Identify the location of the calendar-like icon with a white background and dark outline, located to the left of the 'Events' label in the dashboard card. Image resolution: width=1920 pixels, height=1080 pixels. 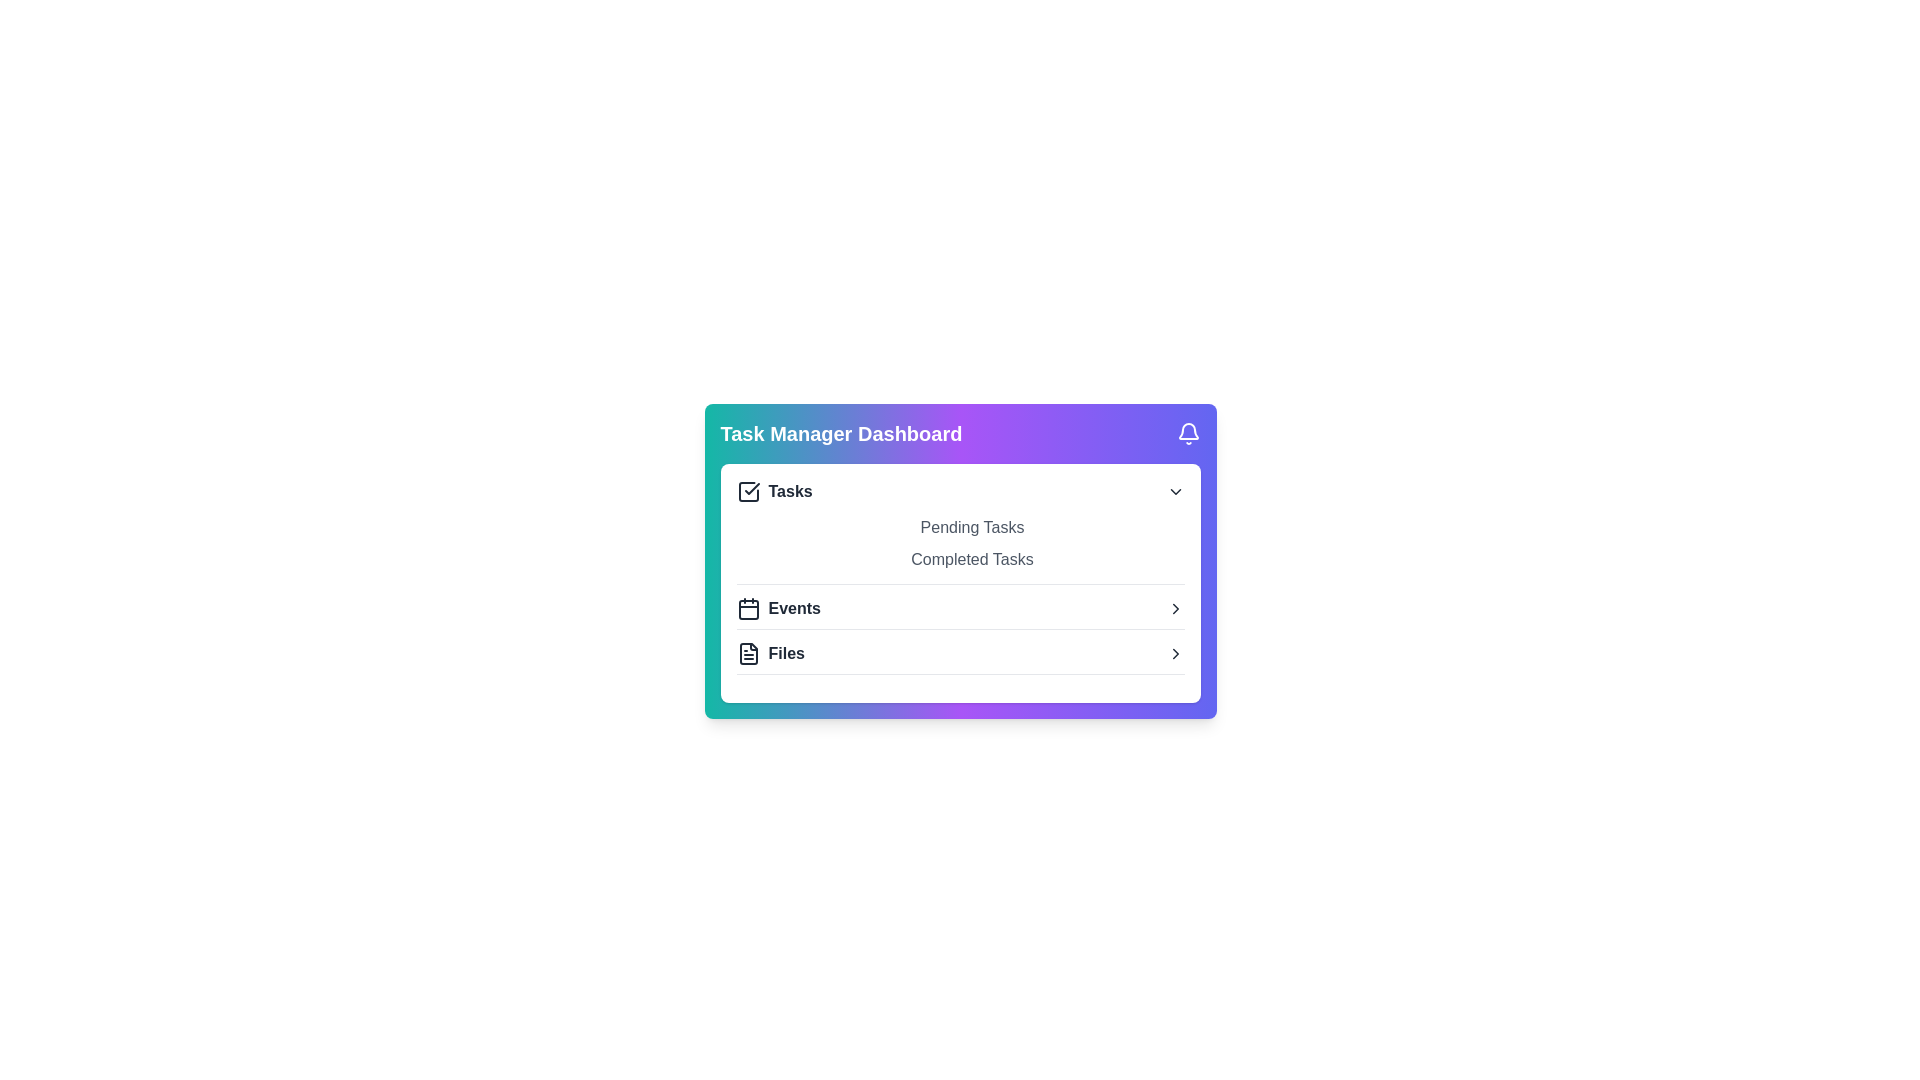
(747, 608).